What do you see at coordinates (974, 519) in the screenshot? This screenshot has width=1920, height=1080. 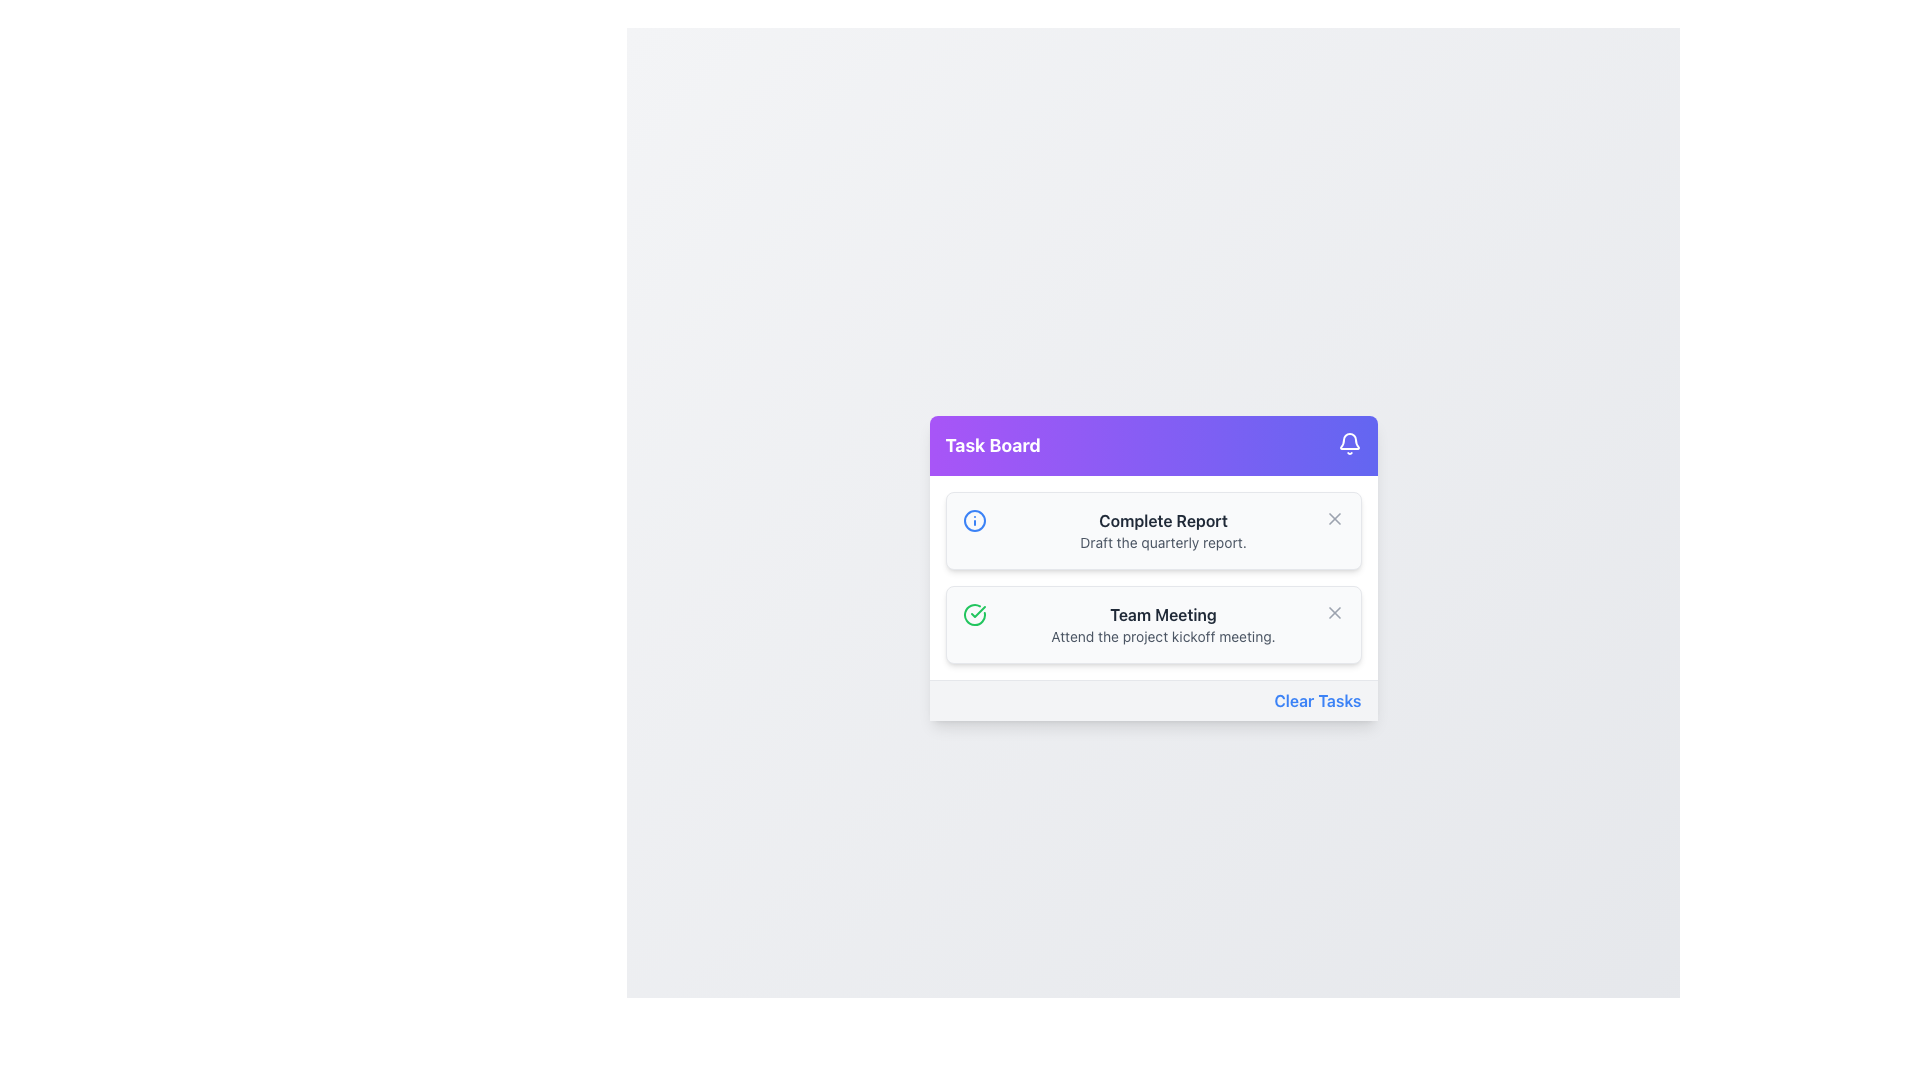 I see `the first SVG circle element, which has a radius of 10 units and is styled with a stroke but no fill, located in the top-right corner of the task board component` at bounding box center [974, 519].